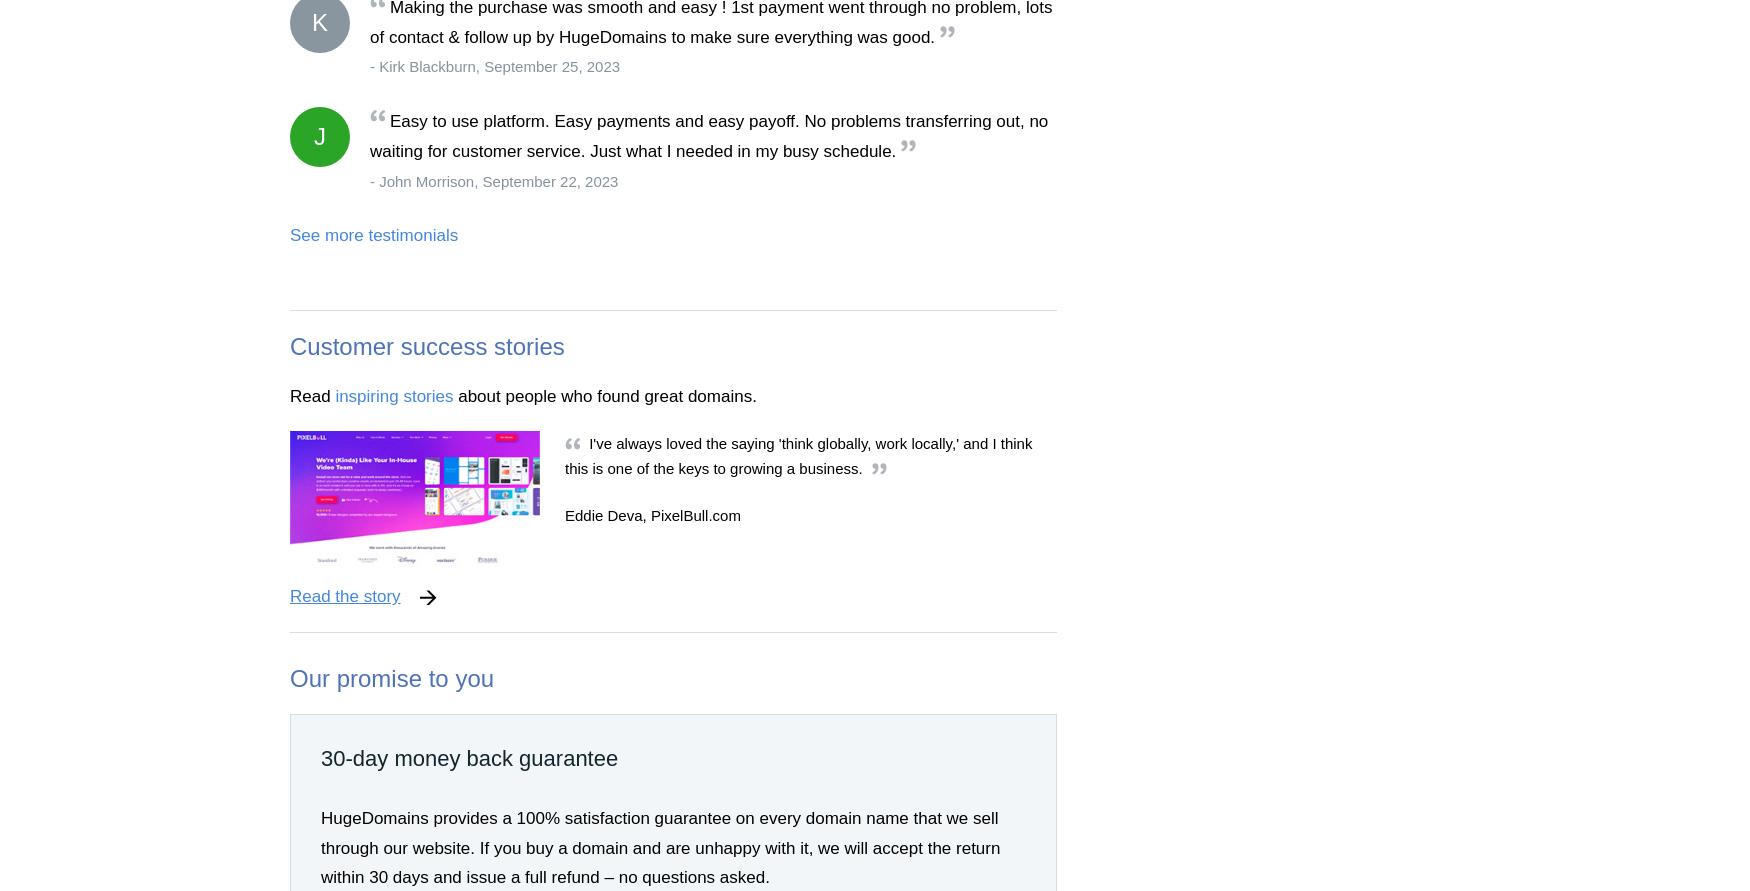 Image resolution: width=1750 pixels, height=891 pixels. I want to click on 'J', so click(320, 135).